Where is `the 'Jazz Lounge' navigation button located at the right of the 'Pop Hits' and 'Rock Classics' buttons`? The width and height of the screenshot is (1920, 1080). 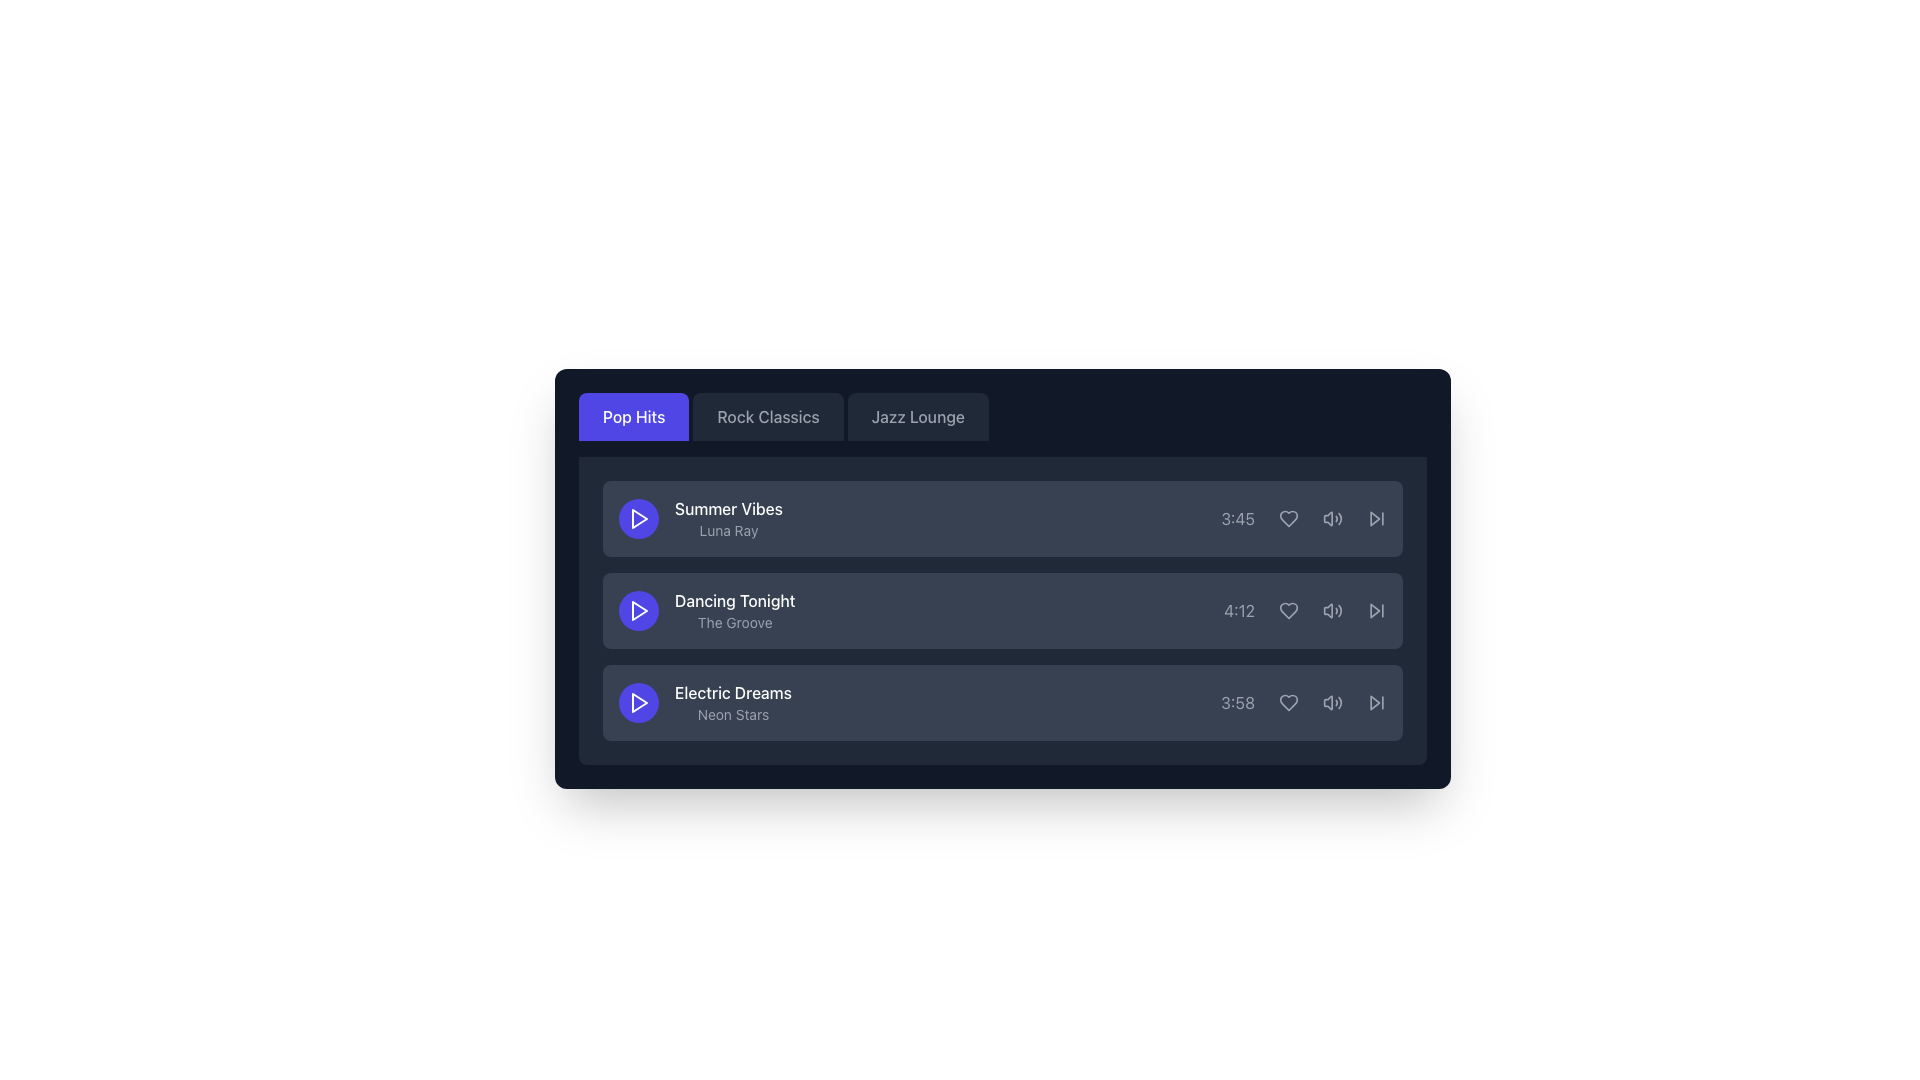
the 'Jazz Lounge' navigation button located at the right of the 'Pop Hits' and 'Rock Classics' buttons is located at coordinates (917, 415).